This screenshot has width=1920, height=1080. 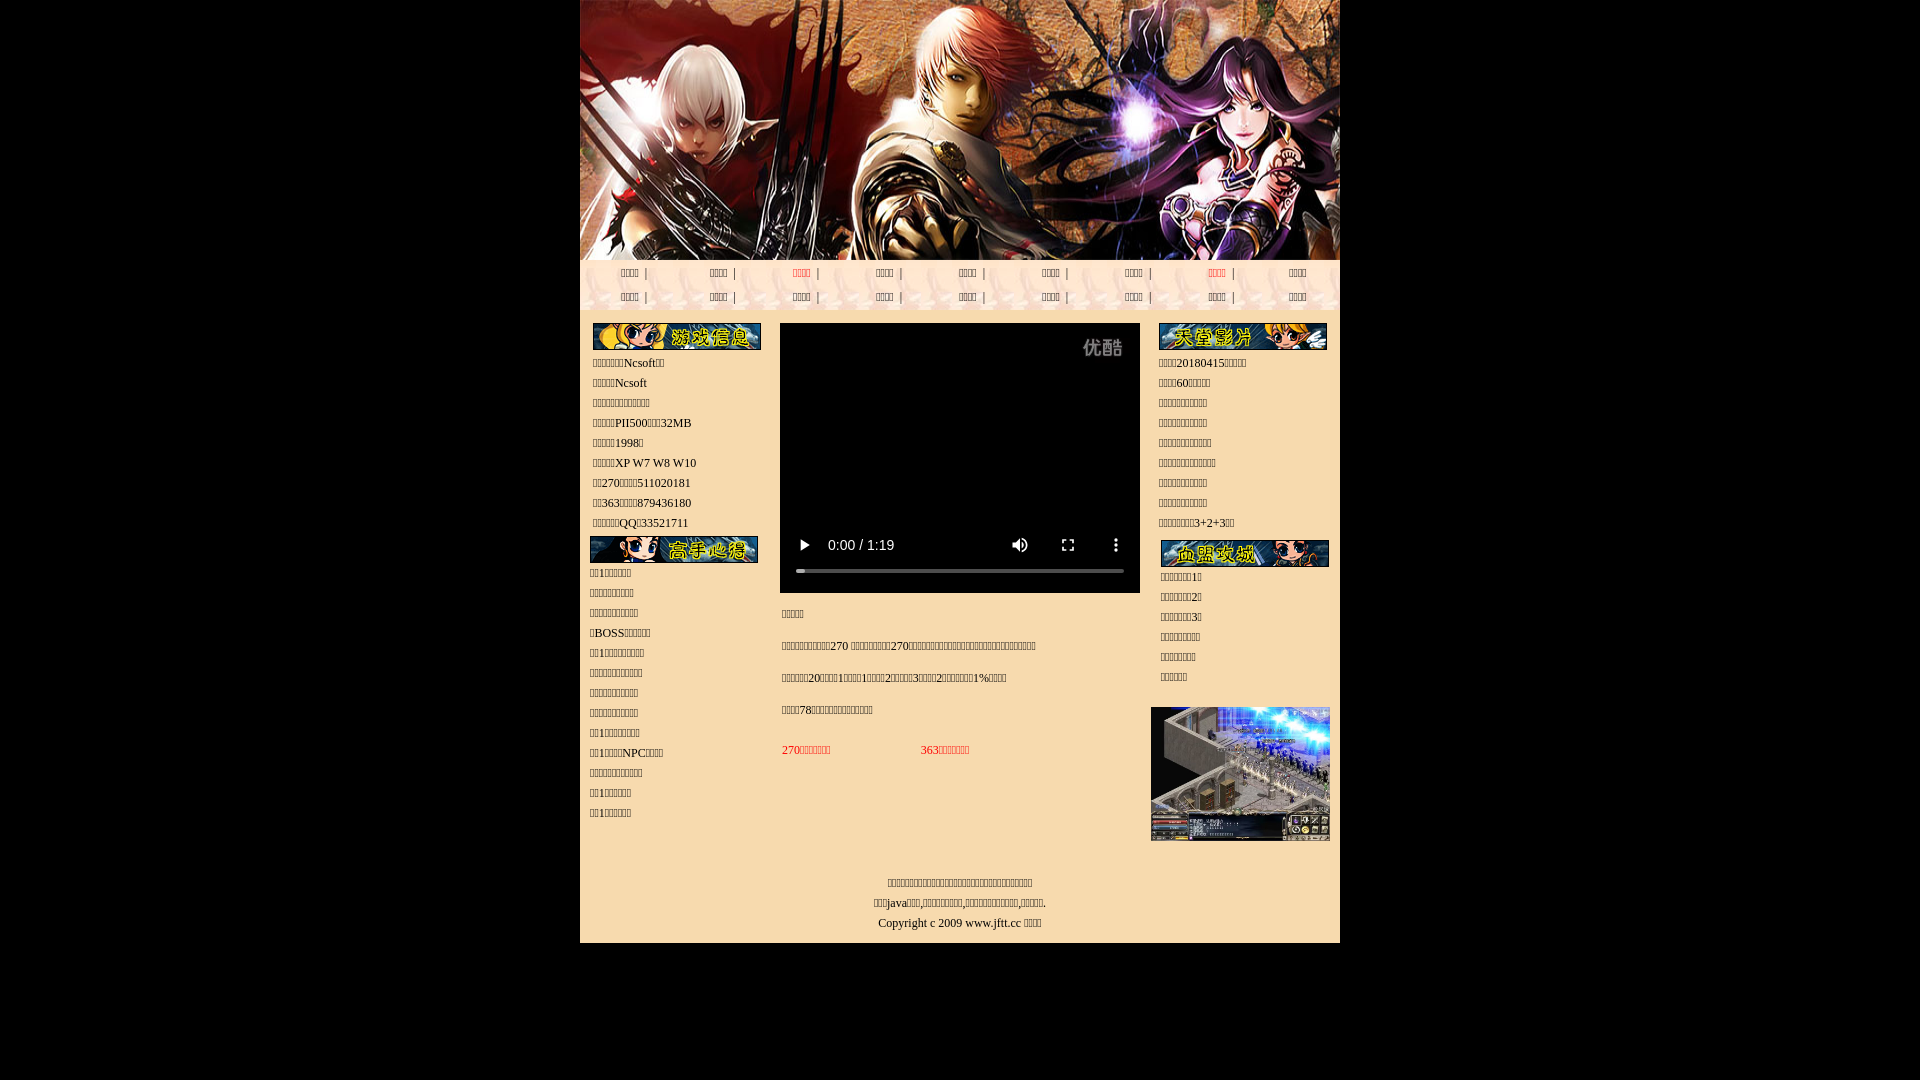 I want to click on '33521711', so click(x=665, y=522).